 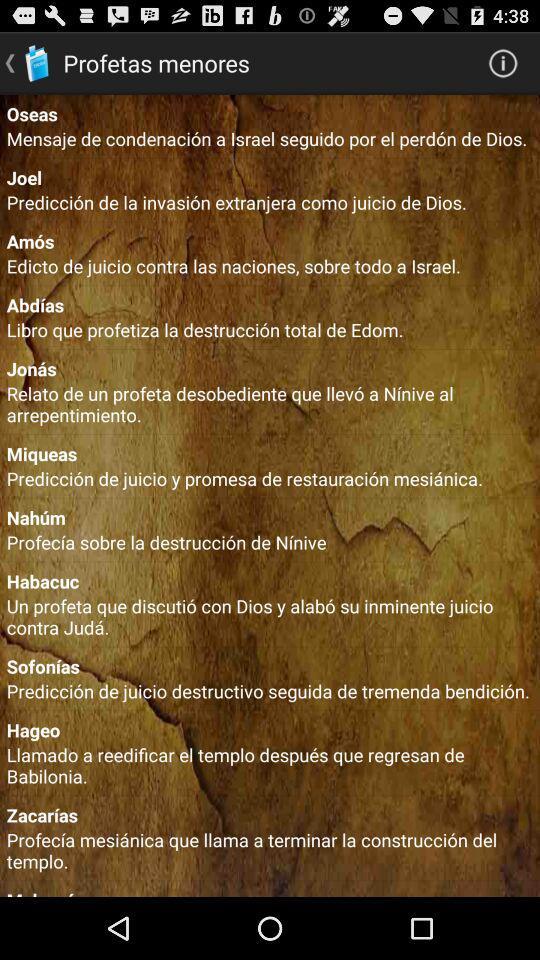 What do you see at coordinates (270, 304) in the screenshot?
I see `item below edicto de juicio` at bounding box center [270, 304].